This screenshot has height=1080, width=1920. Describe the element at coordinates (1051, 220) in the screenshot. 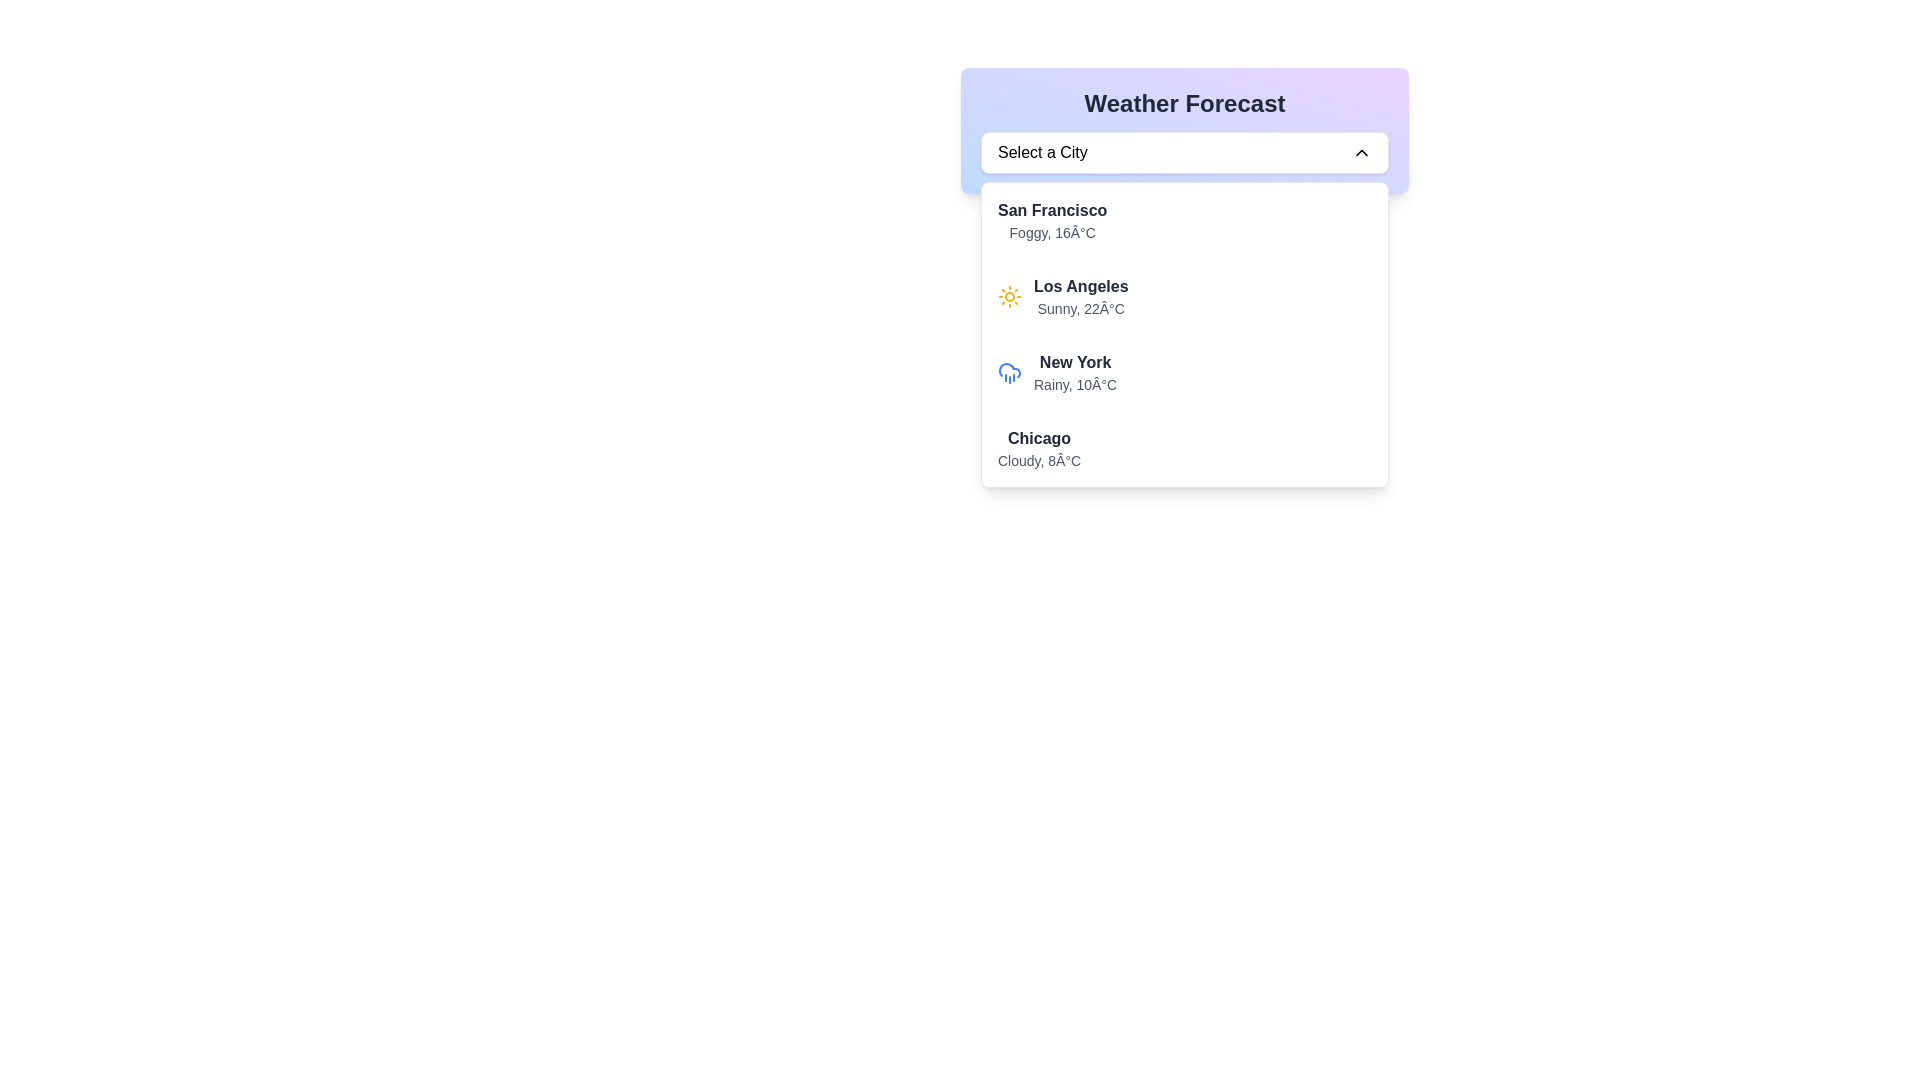

I see `the static text displaying 'San Francisco' in bold and dark gray font, which is the first item in the dropdown menu below the 'Select a City' input field` at that location.